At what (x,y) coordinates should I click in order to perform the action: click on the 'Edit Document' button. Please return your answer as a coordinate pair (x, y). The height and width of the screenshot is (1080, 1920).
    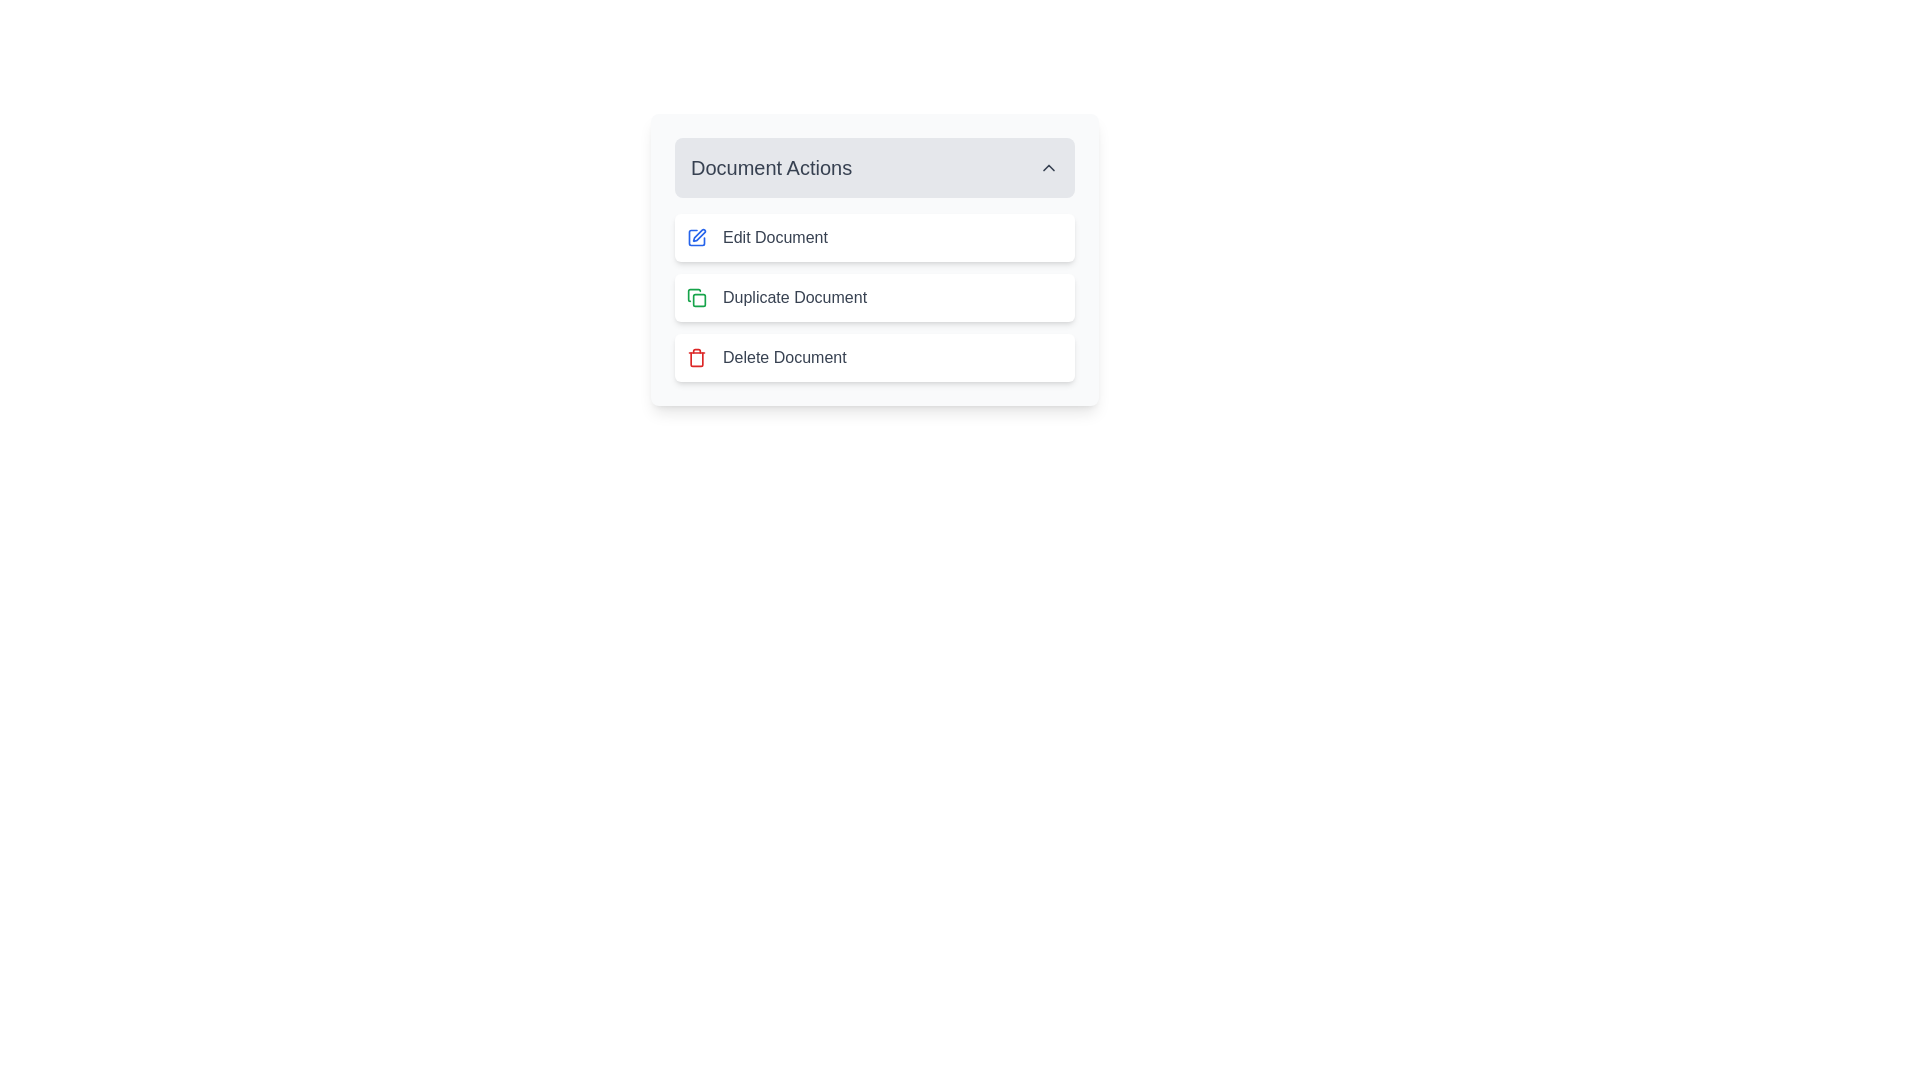
    Looking at the image, I should click on (874, 258).